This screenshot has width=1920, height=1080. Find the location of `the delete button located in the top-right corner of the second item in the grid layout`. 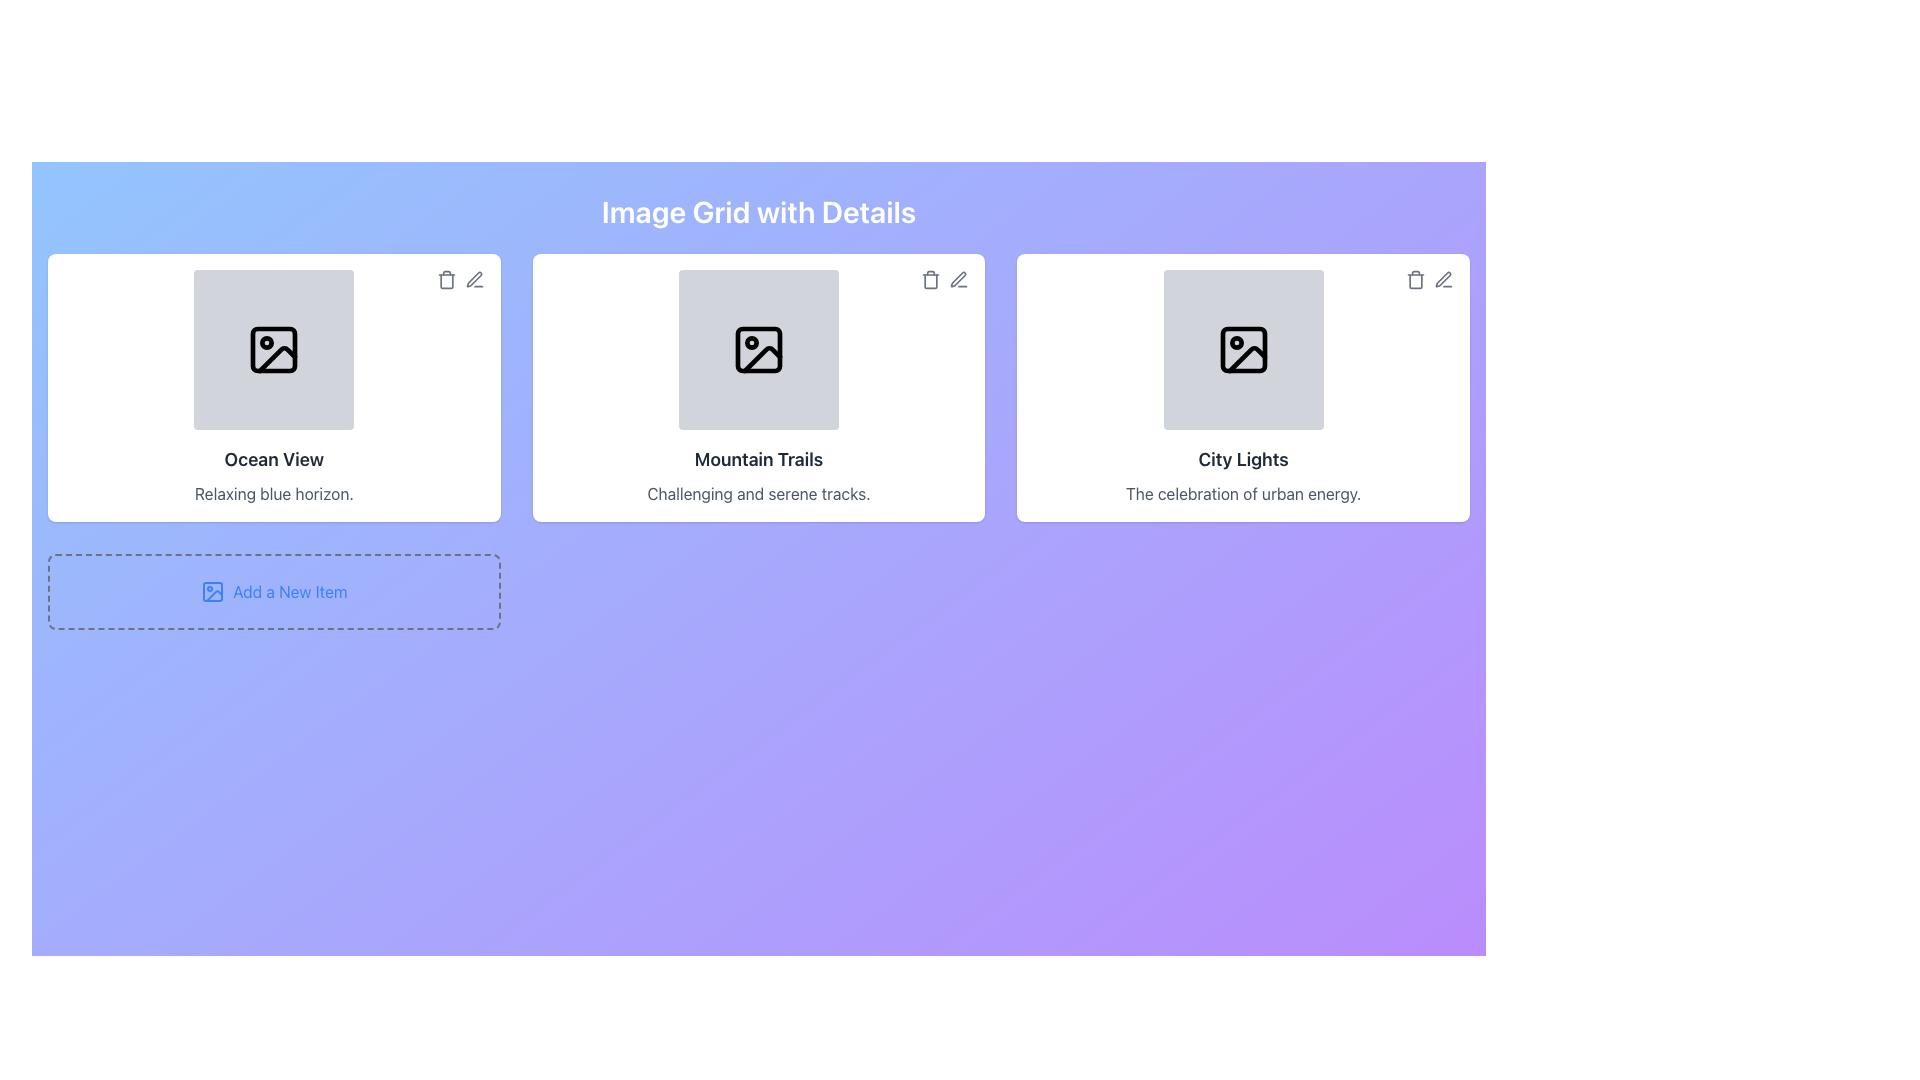

the delete button located in the top-right corner of the second item in the grid layout is located at coordinates (930, 280).